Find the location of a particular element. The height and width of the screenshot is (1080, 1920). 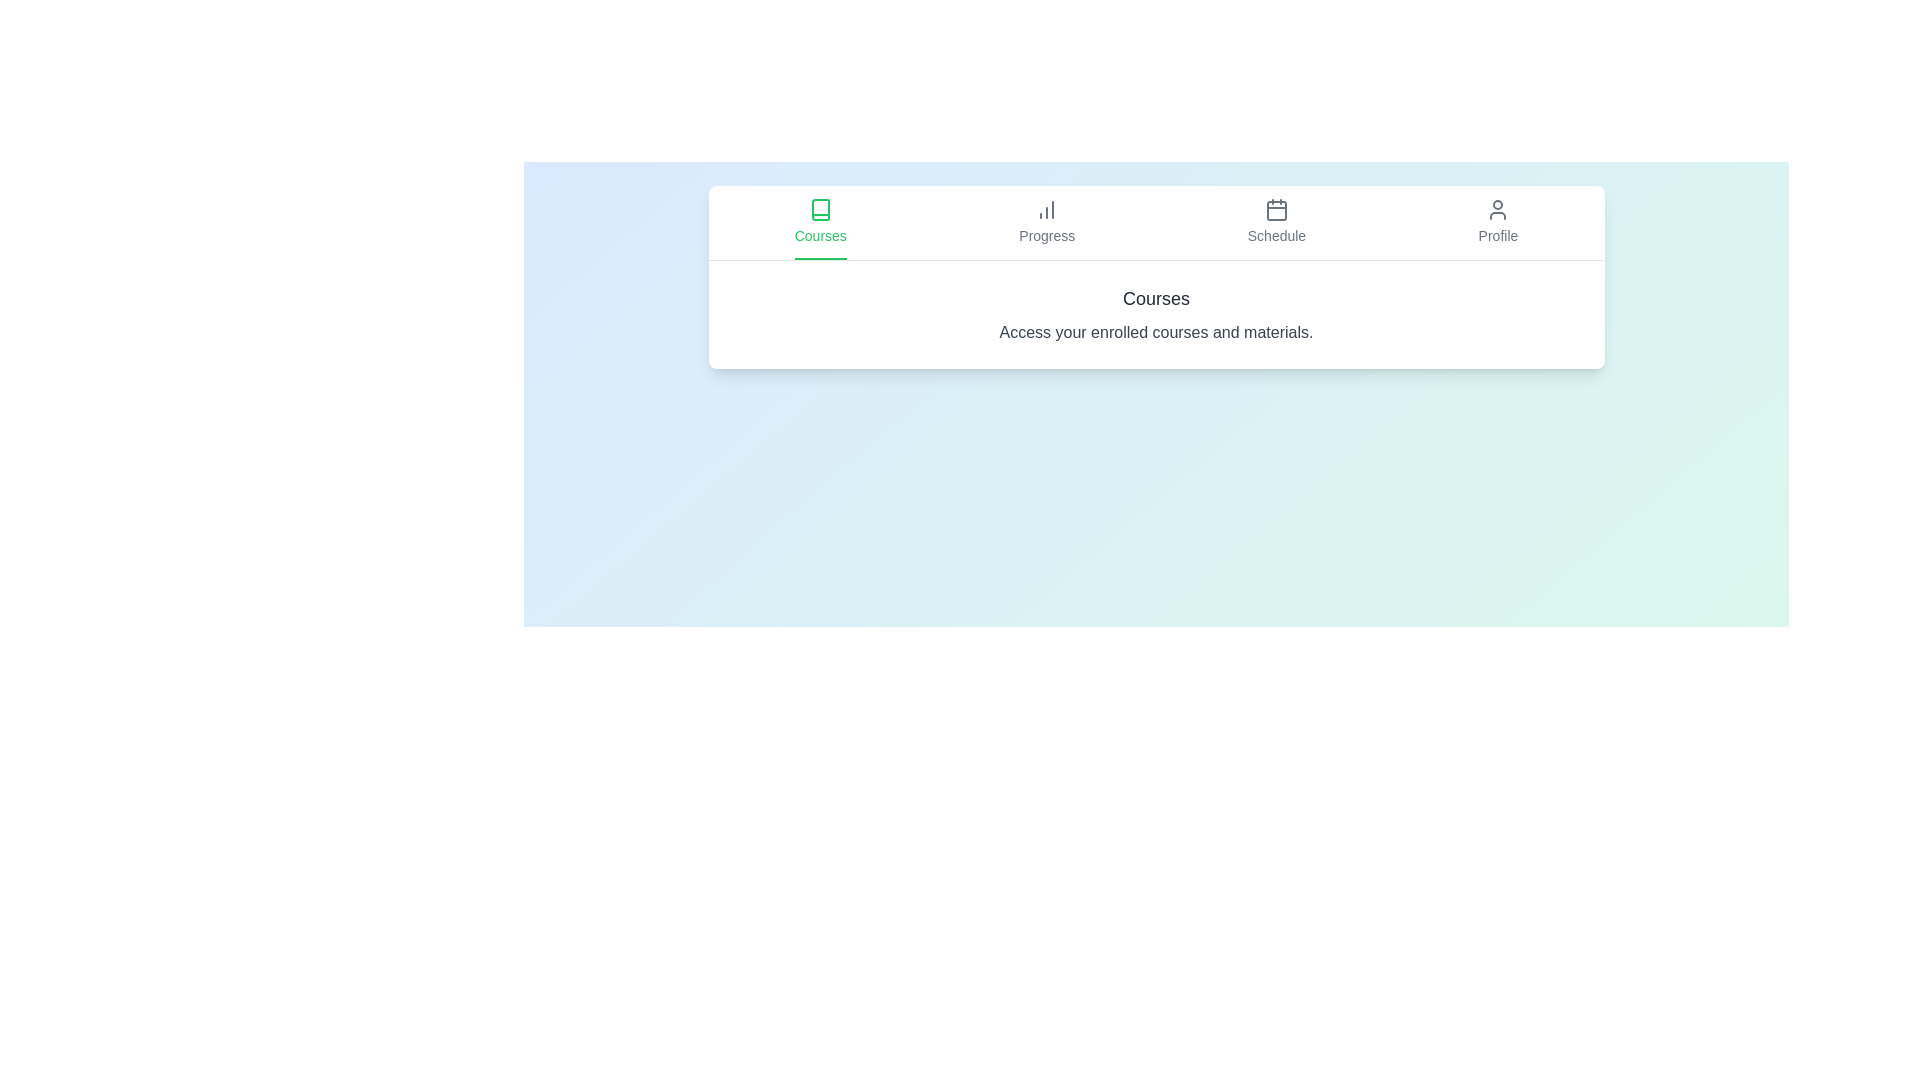

the tab labeled Progress is located at coordinates (1045, 223).